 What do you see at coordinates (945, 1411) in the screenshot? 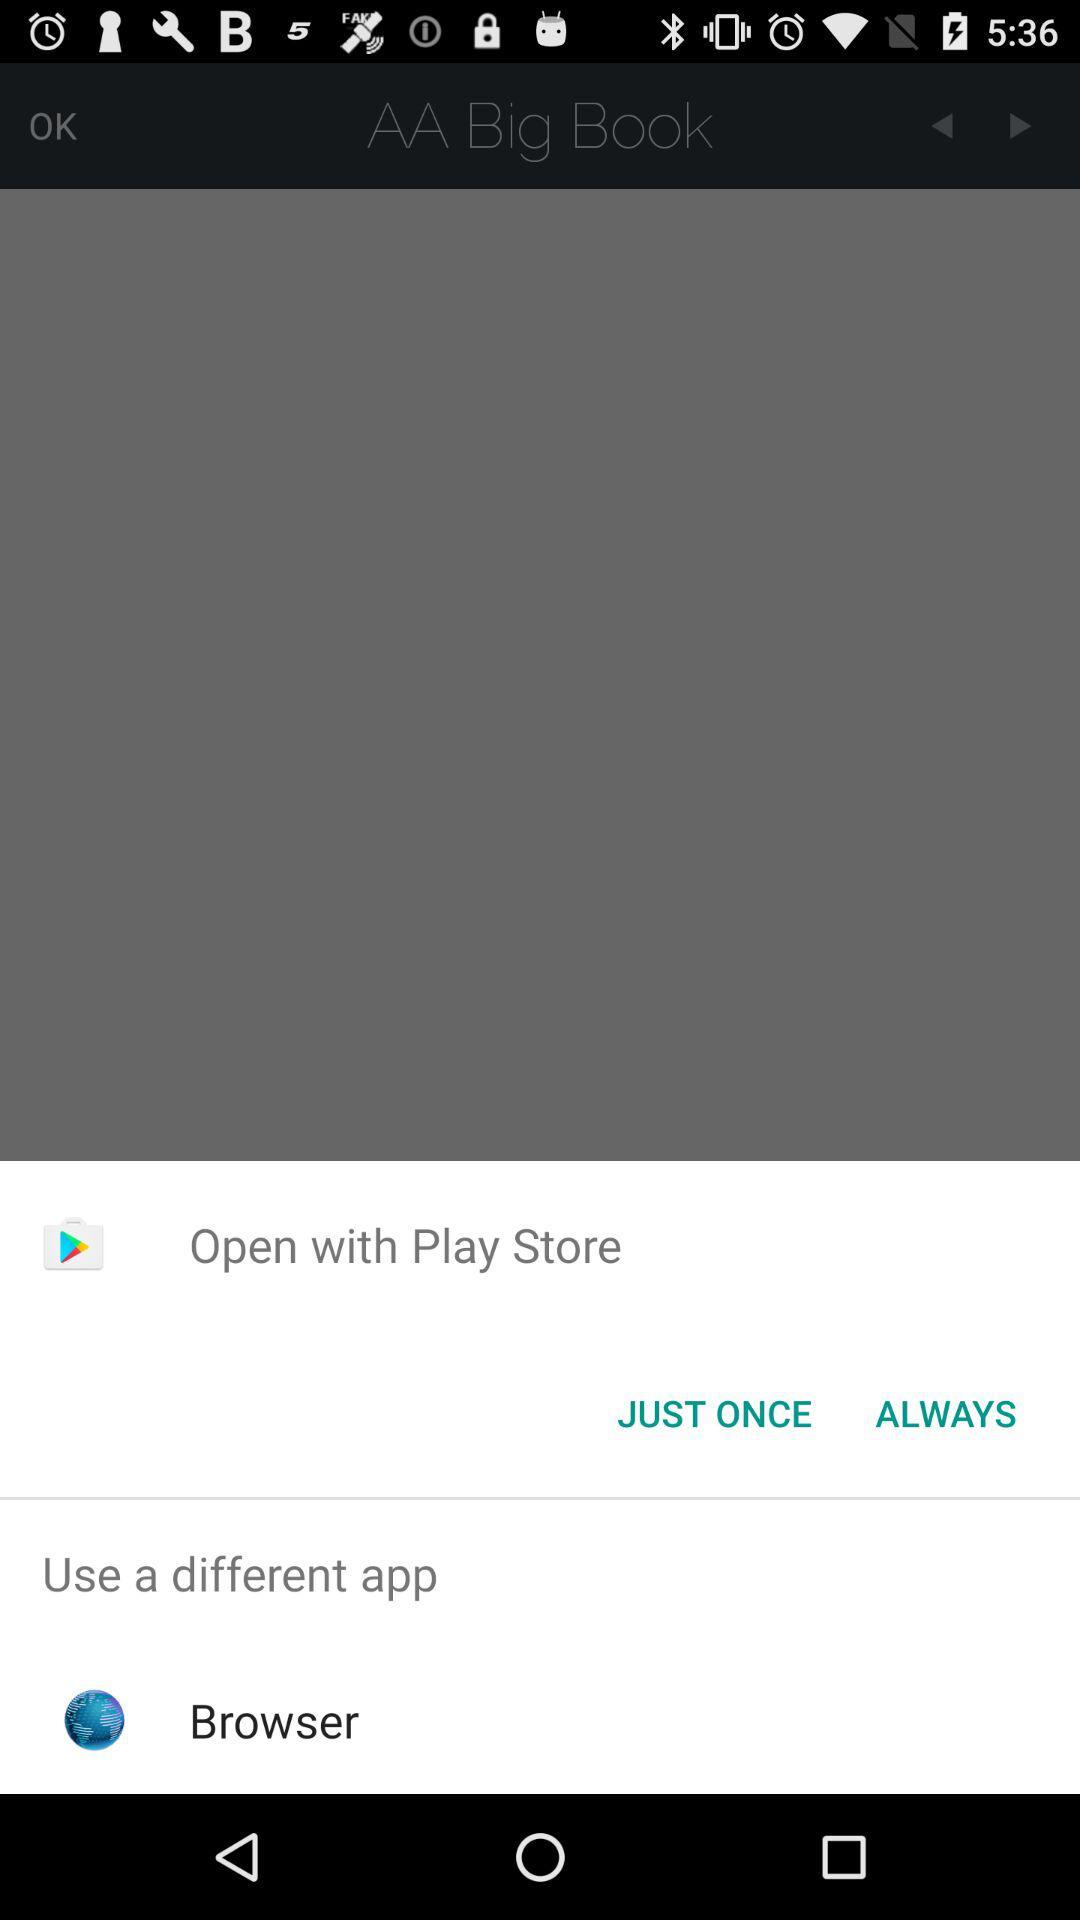
I see `button to the right of the just once button` at bounding box center [945, 1411].